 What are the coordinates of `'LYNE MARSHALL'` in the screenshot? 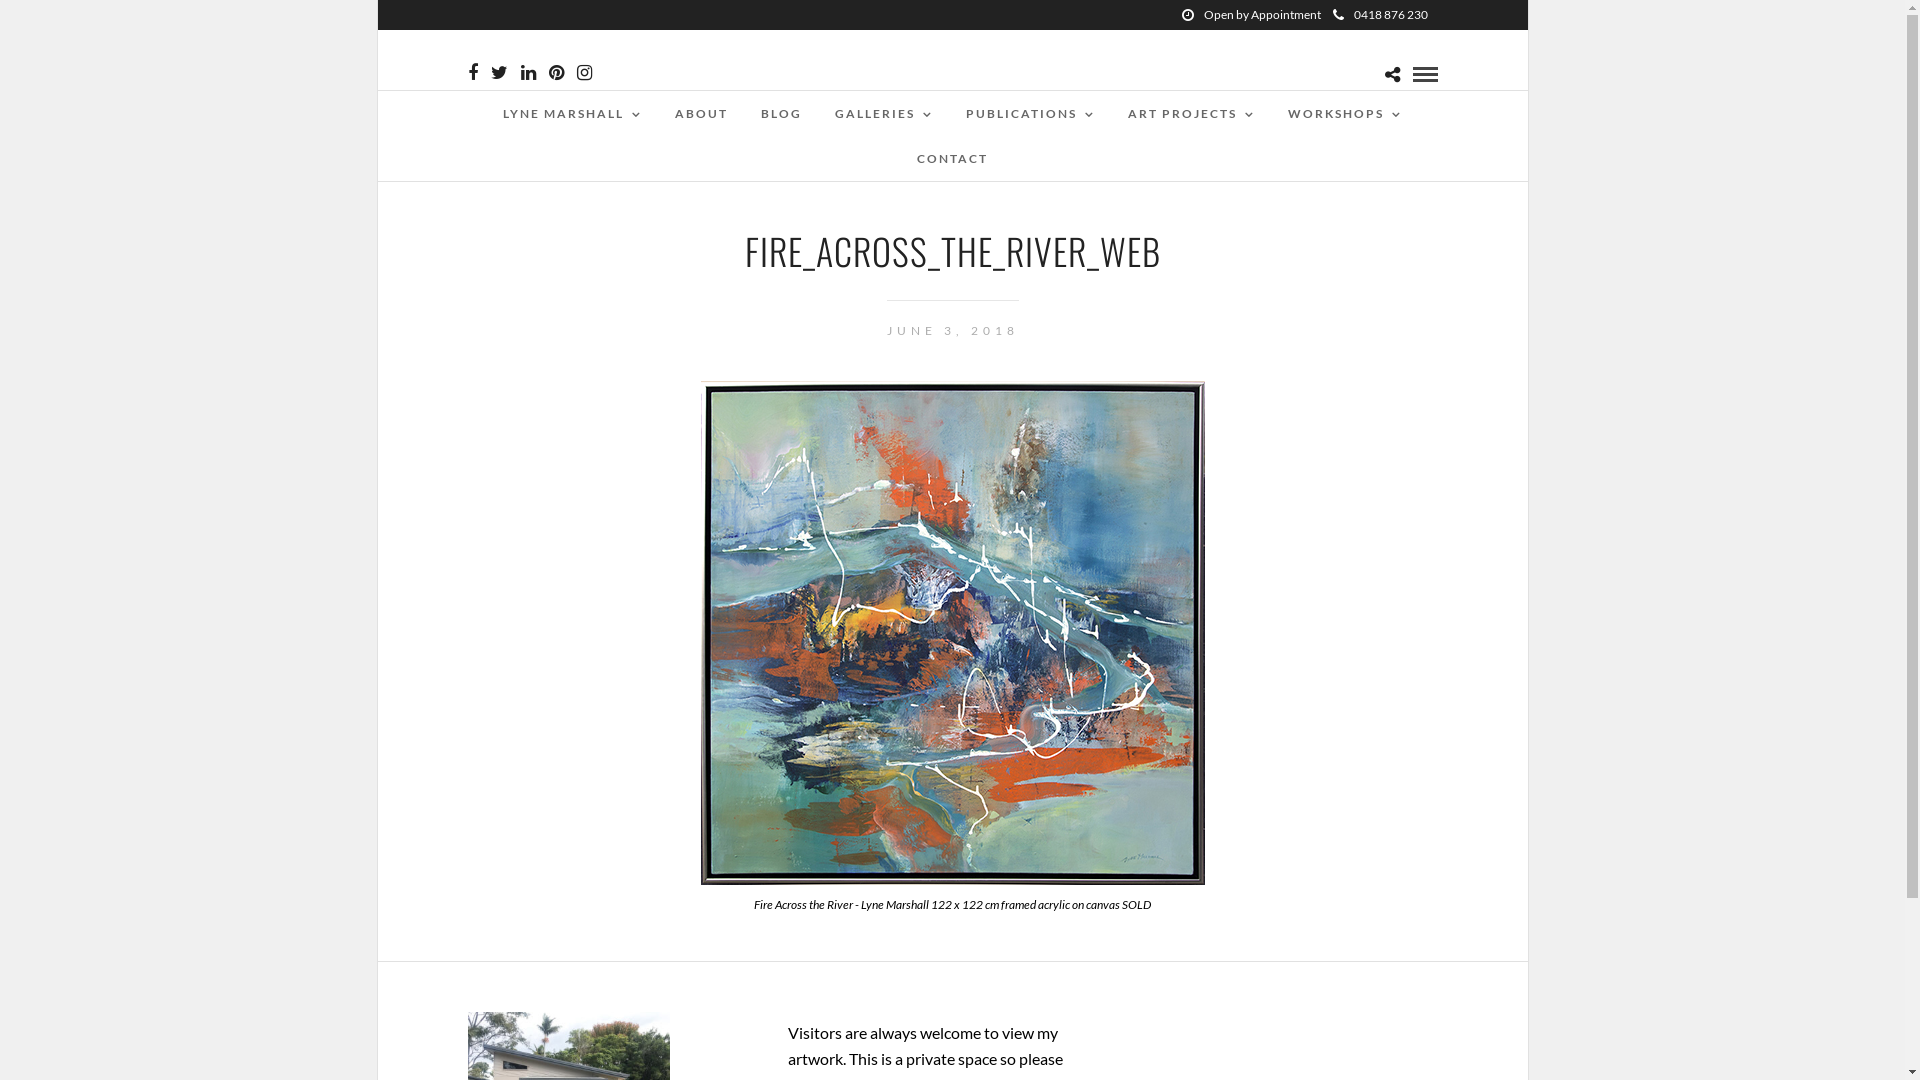 It's located at (571, 113).